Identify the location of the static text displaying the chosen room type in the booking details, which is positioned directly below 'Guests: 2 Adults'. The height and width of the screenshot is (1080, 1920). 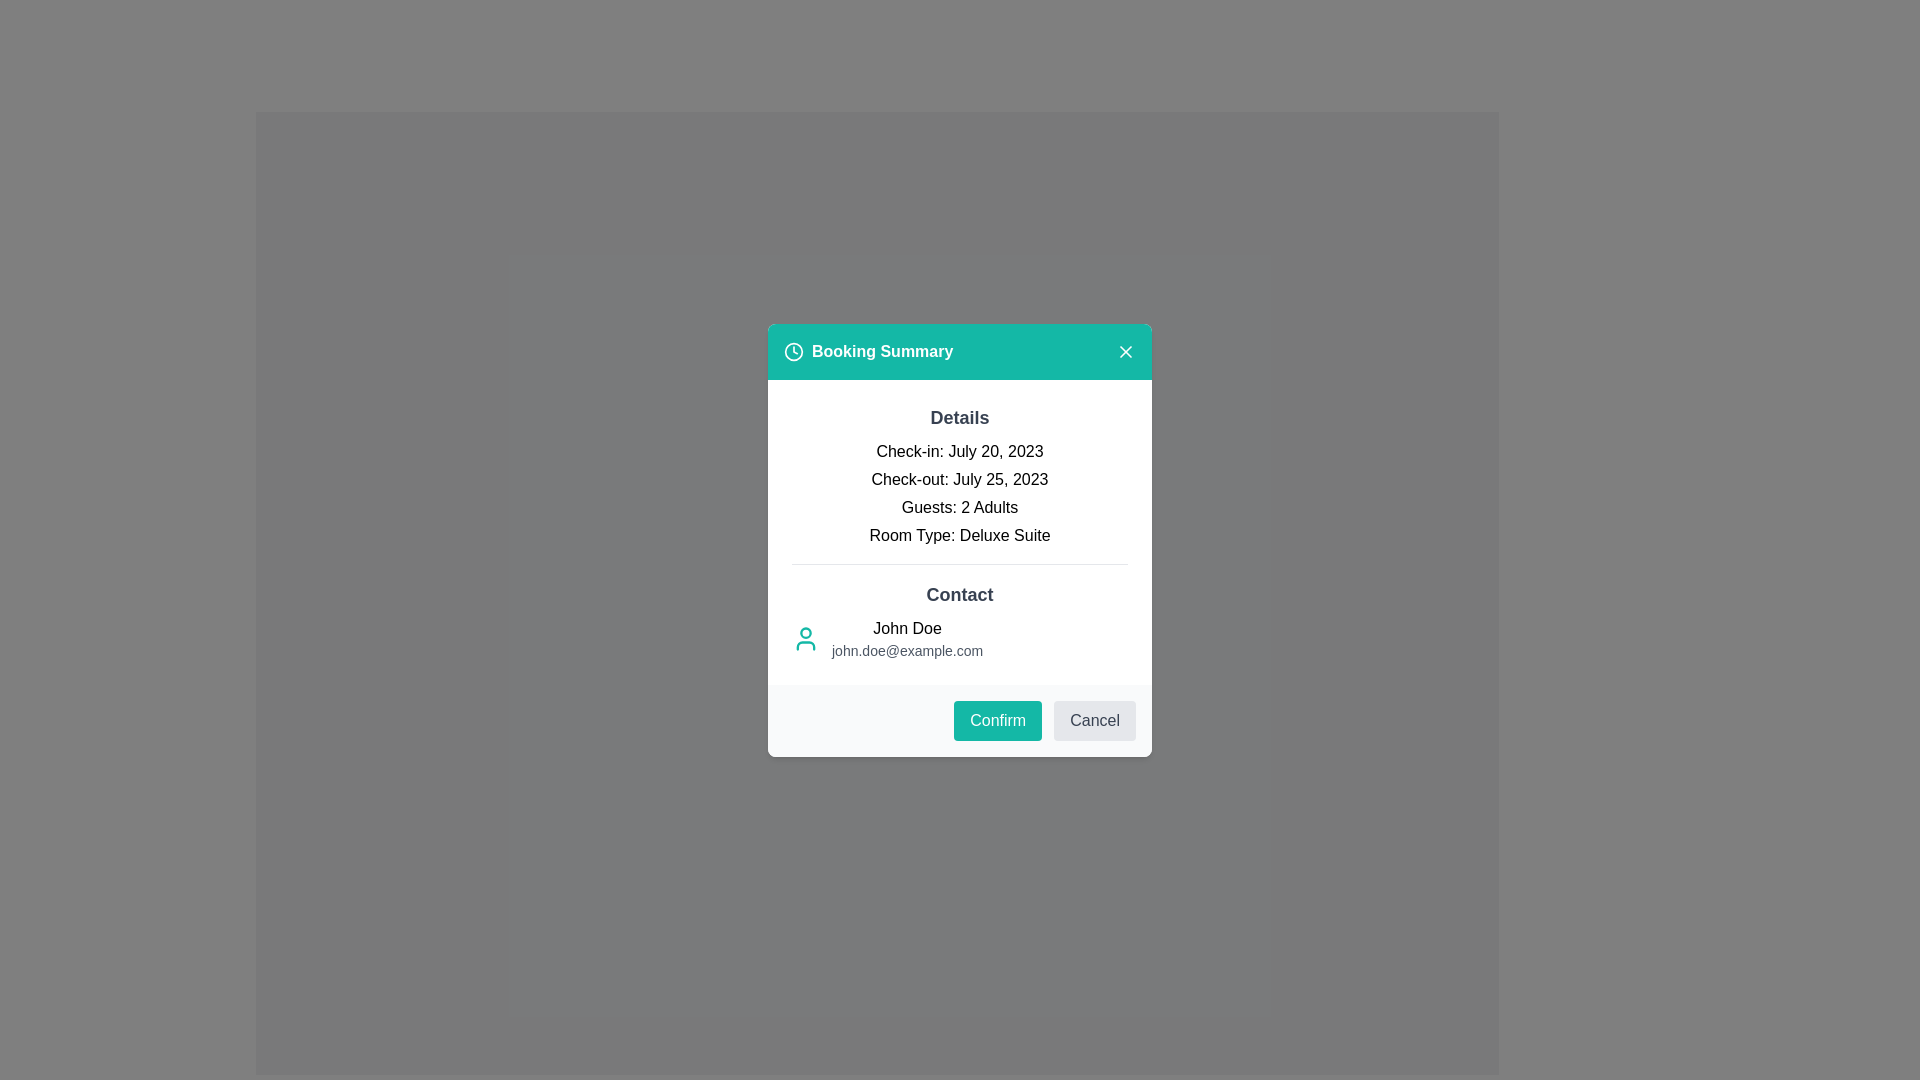
(960, 534).